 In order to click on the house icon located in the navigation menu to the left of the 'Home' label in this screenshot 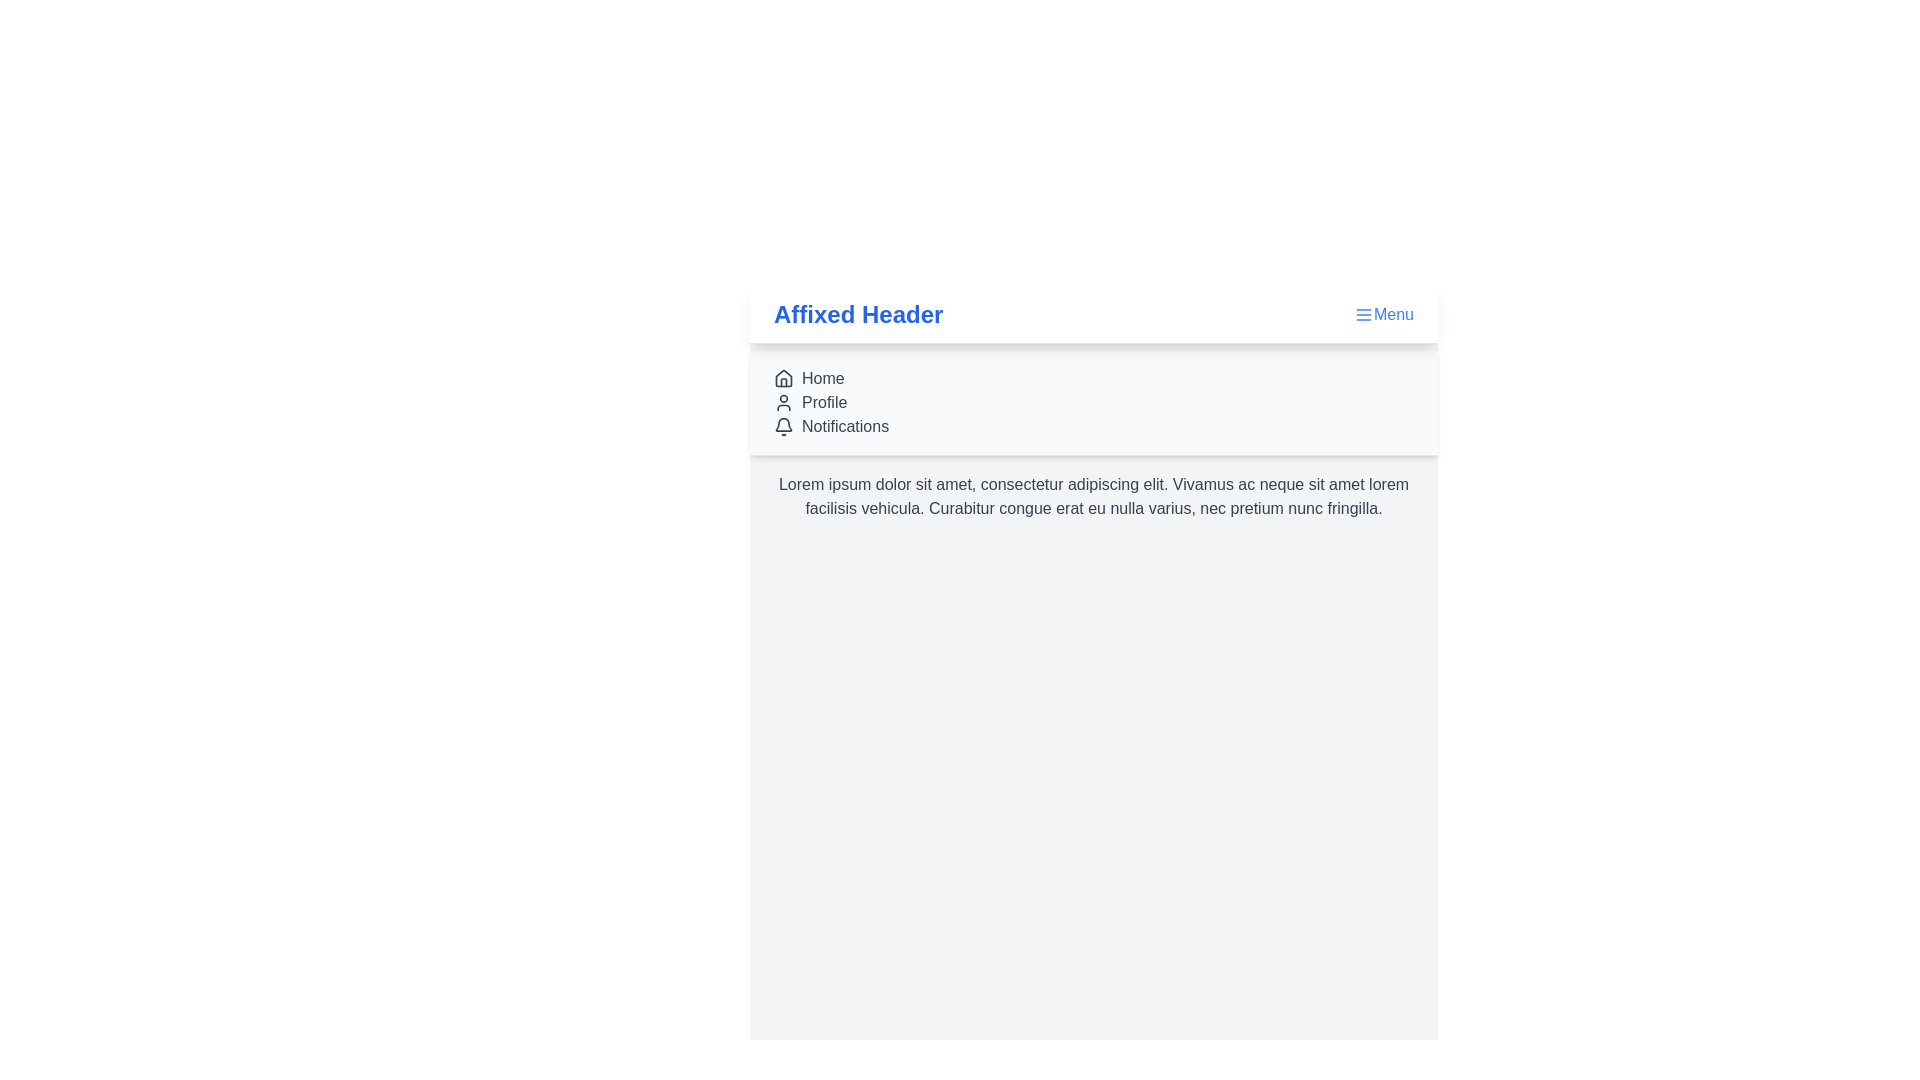, I will do `click(782, 378)`.